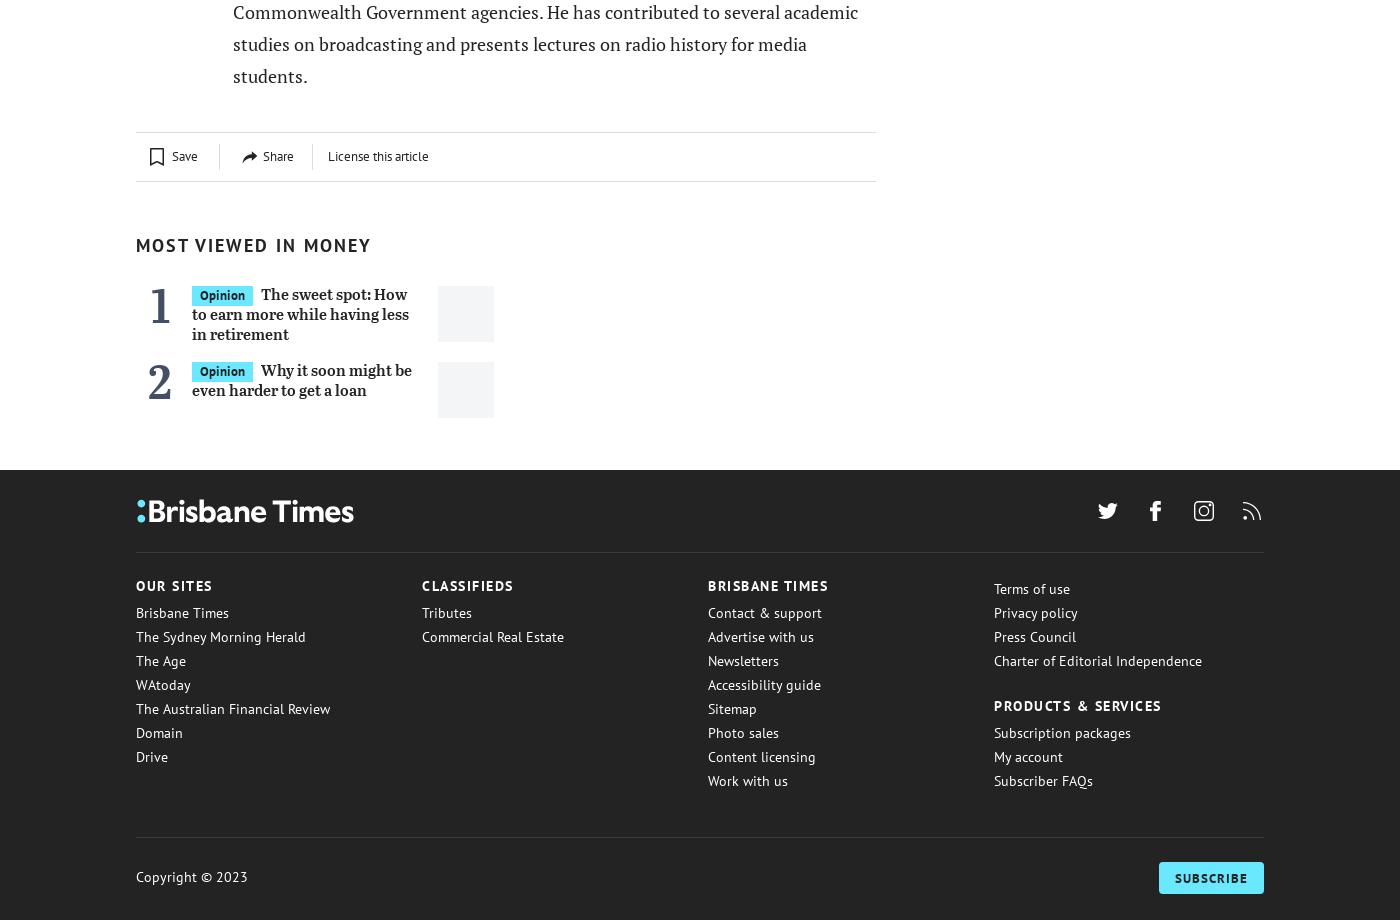  I want to click on 'Sitemap', so click(732, 708).